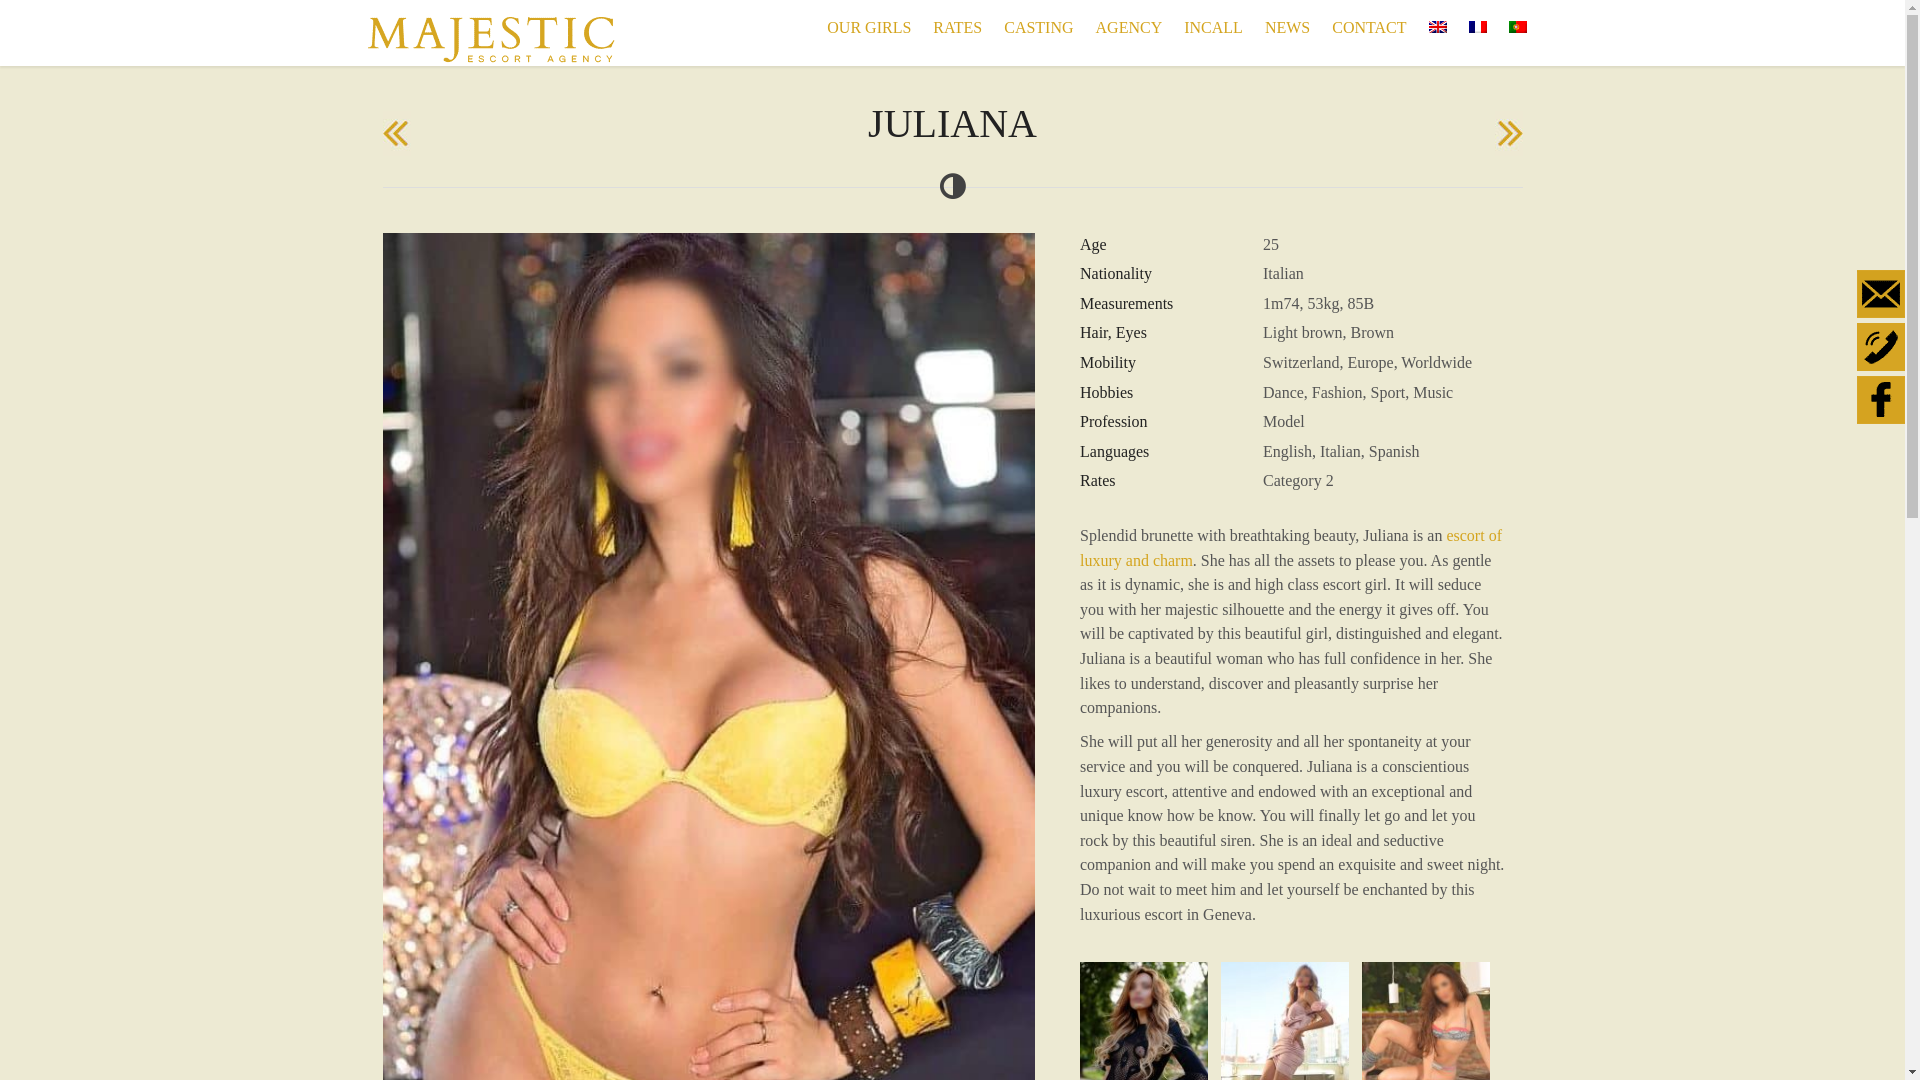 The height and width of the screenshot is (1080, 1920). I want to click on 'INCALL', so click(1172, 27).